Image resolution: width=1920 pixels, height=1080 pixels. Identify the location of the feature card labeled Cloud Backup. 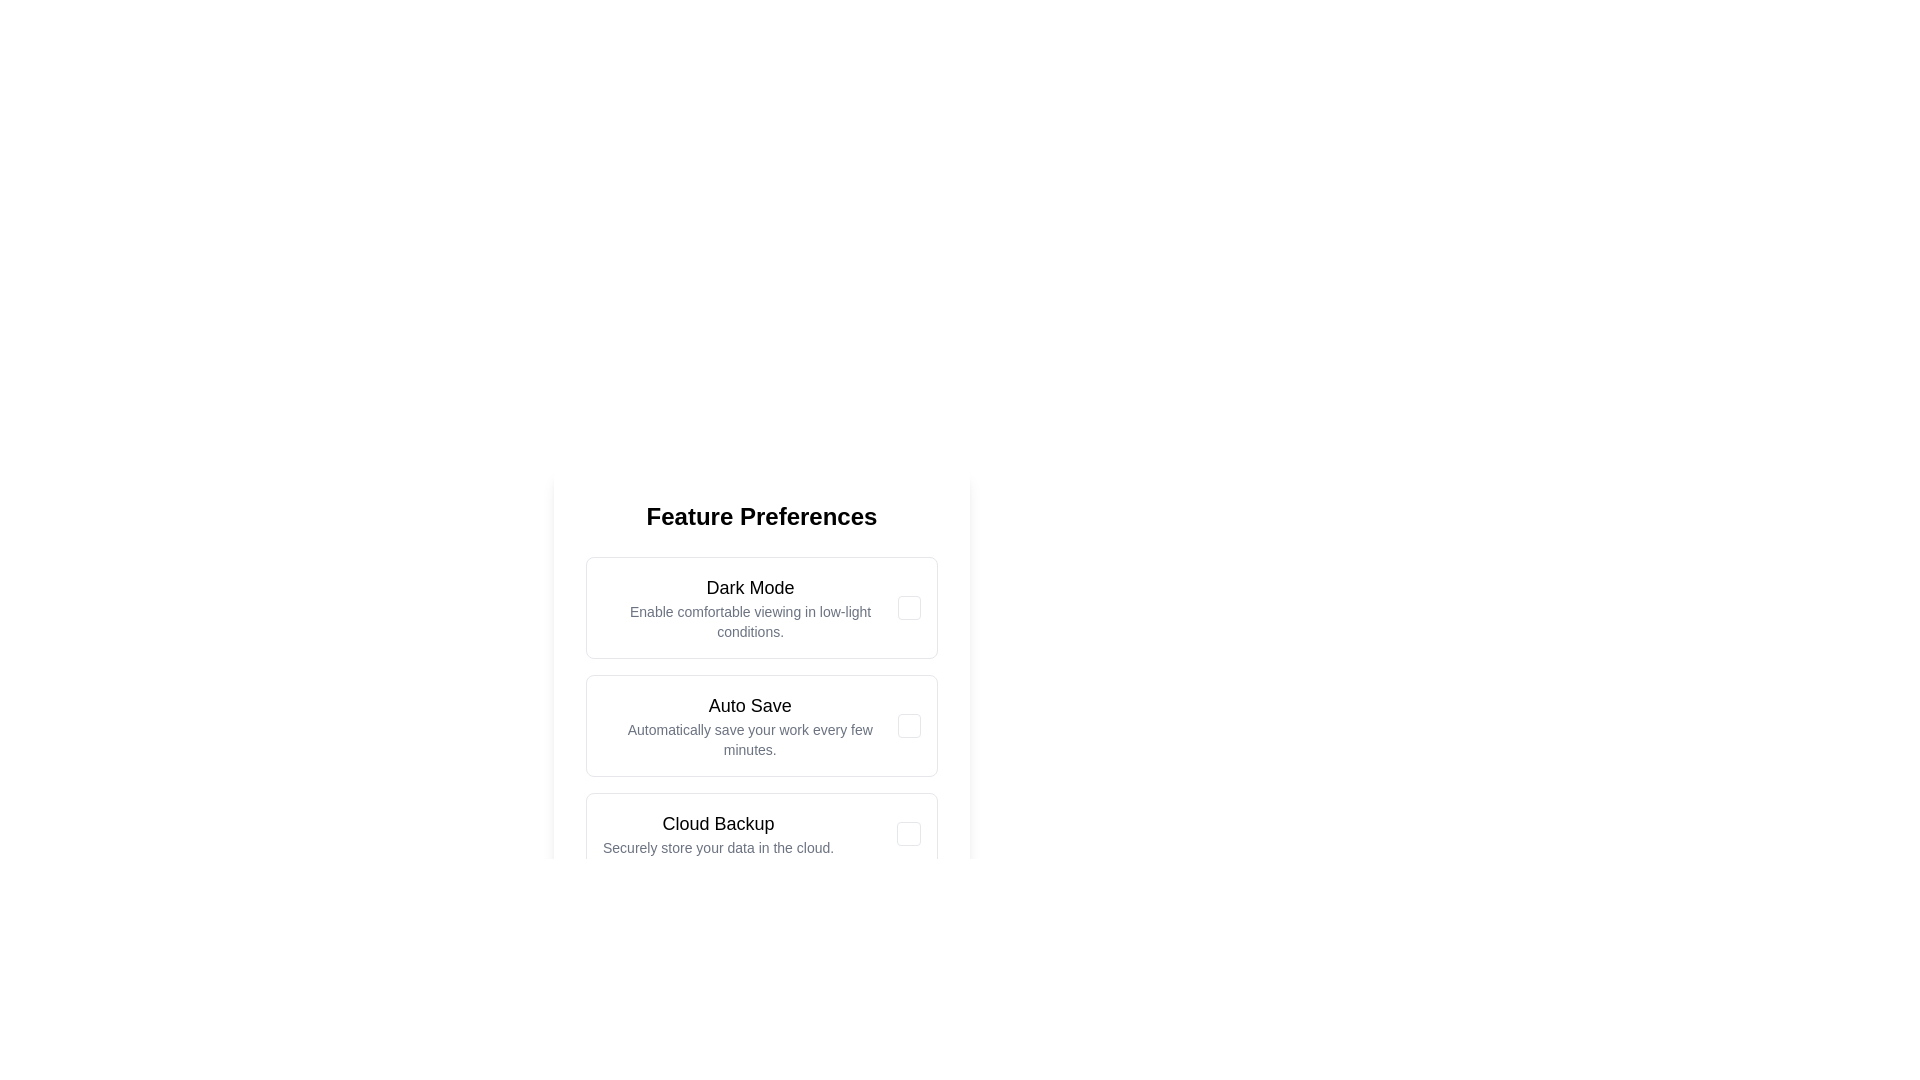
(718, 833).